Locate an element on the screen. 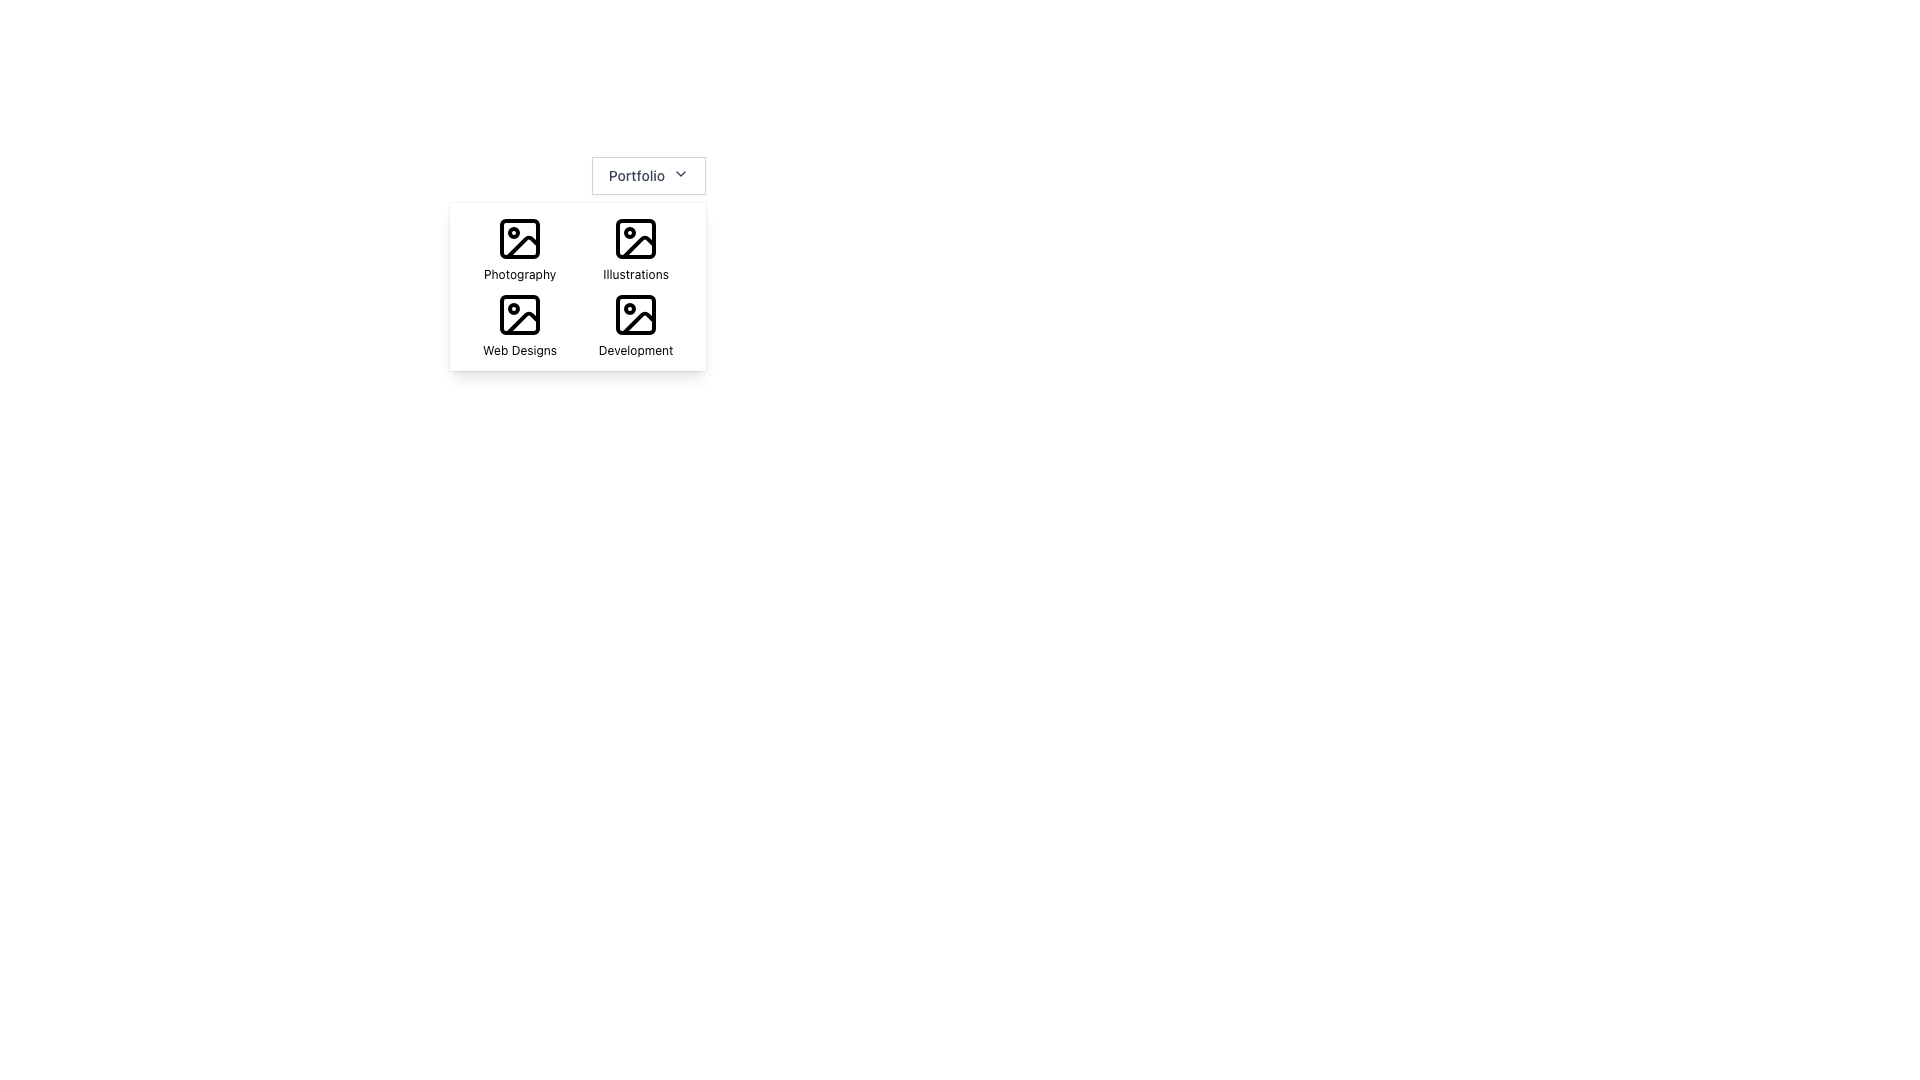  the vector graphic shape within the 'Illustrations' icon located at the top-right of the grid is located at coordinates (638, 246).